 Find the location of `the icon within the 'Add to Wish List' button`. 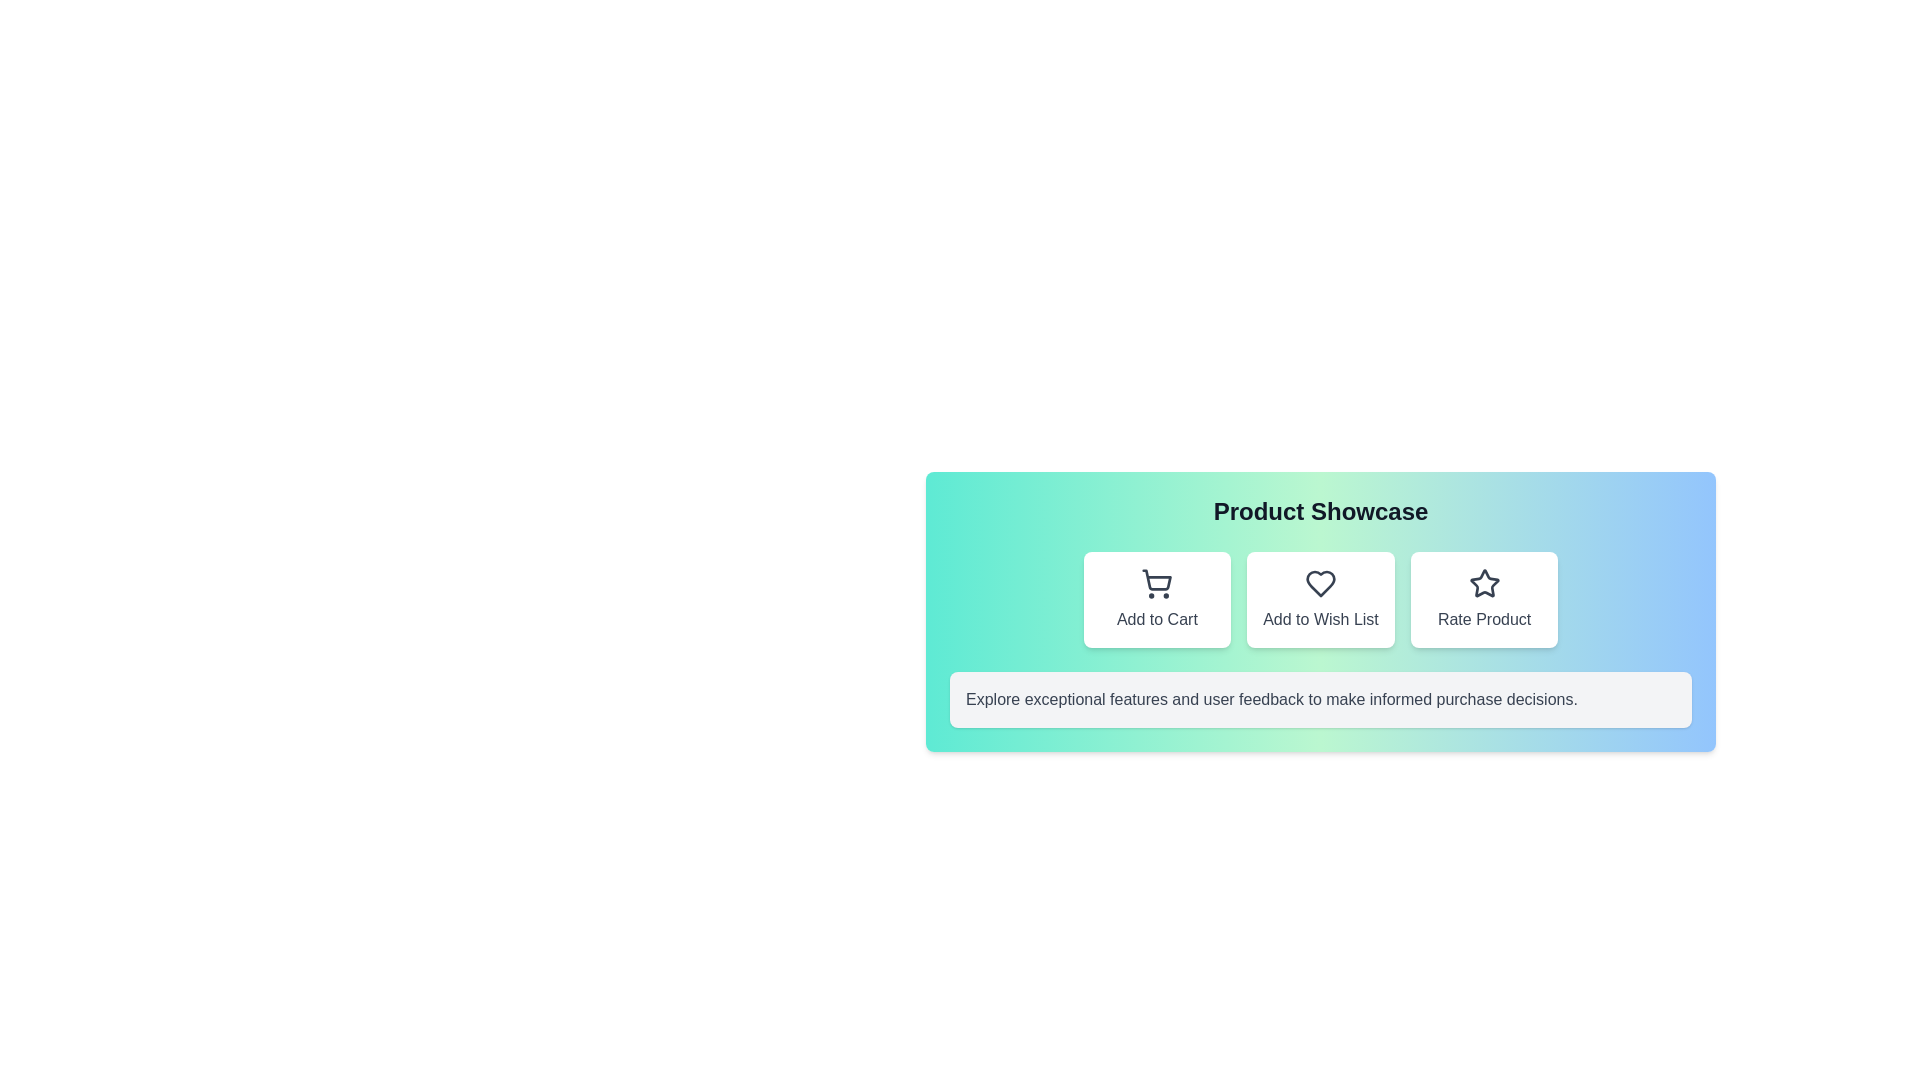

the icon within the 'Add to Wish List' button is located at coordinates (1320, 583).